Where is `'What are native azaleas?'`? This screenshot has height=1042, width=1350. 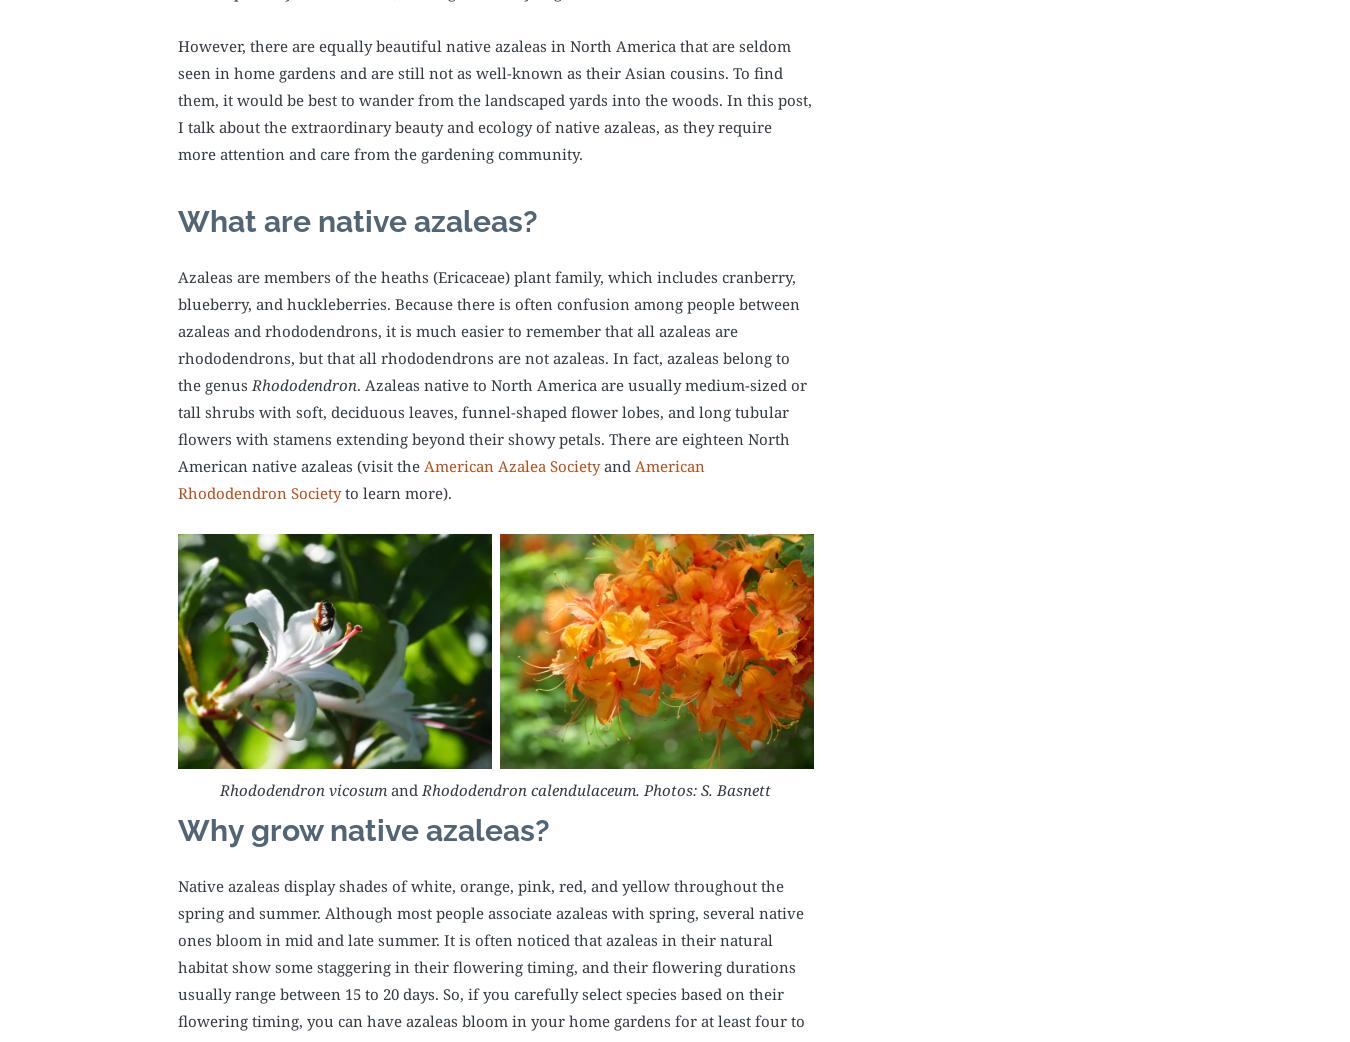 'What are native azaleas?' is located at coordinates (358, 219).